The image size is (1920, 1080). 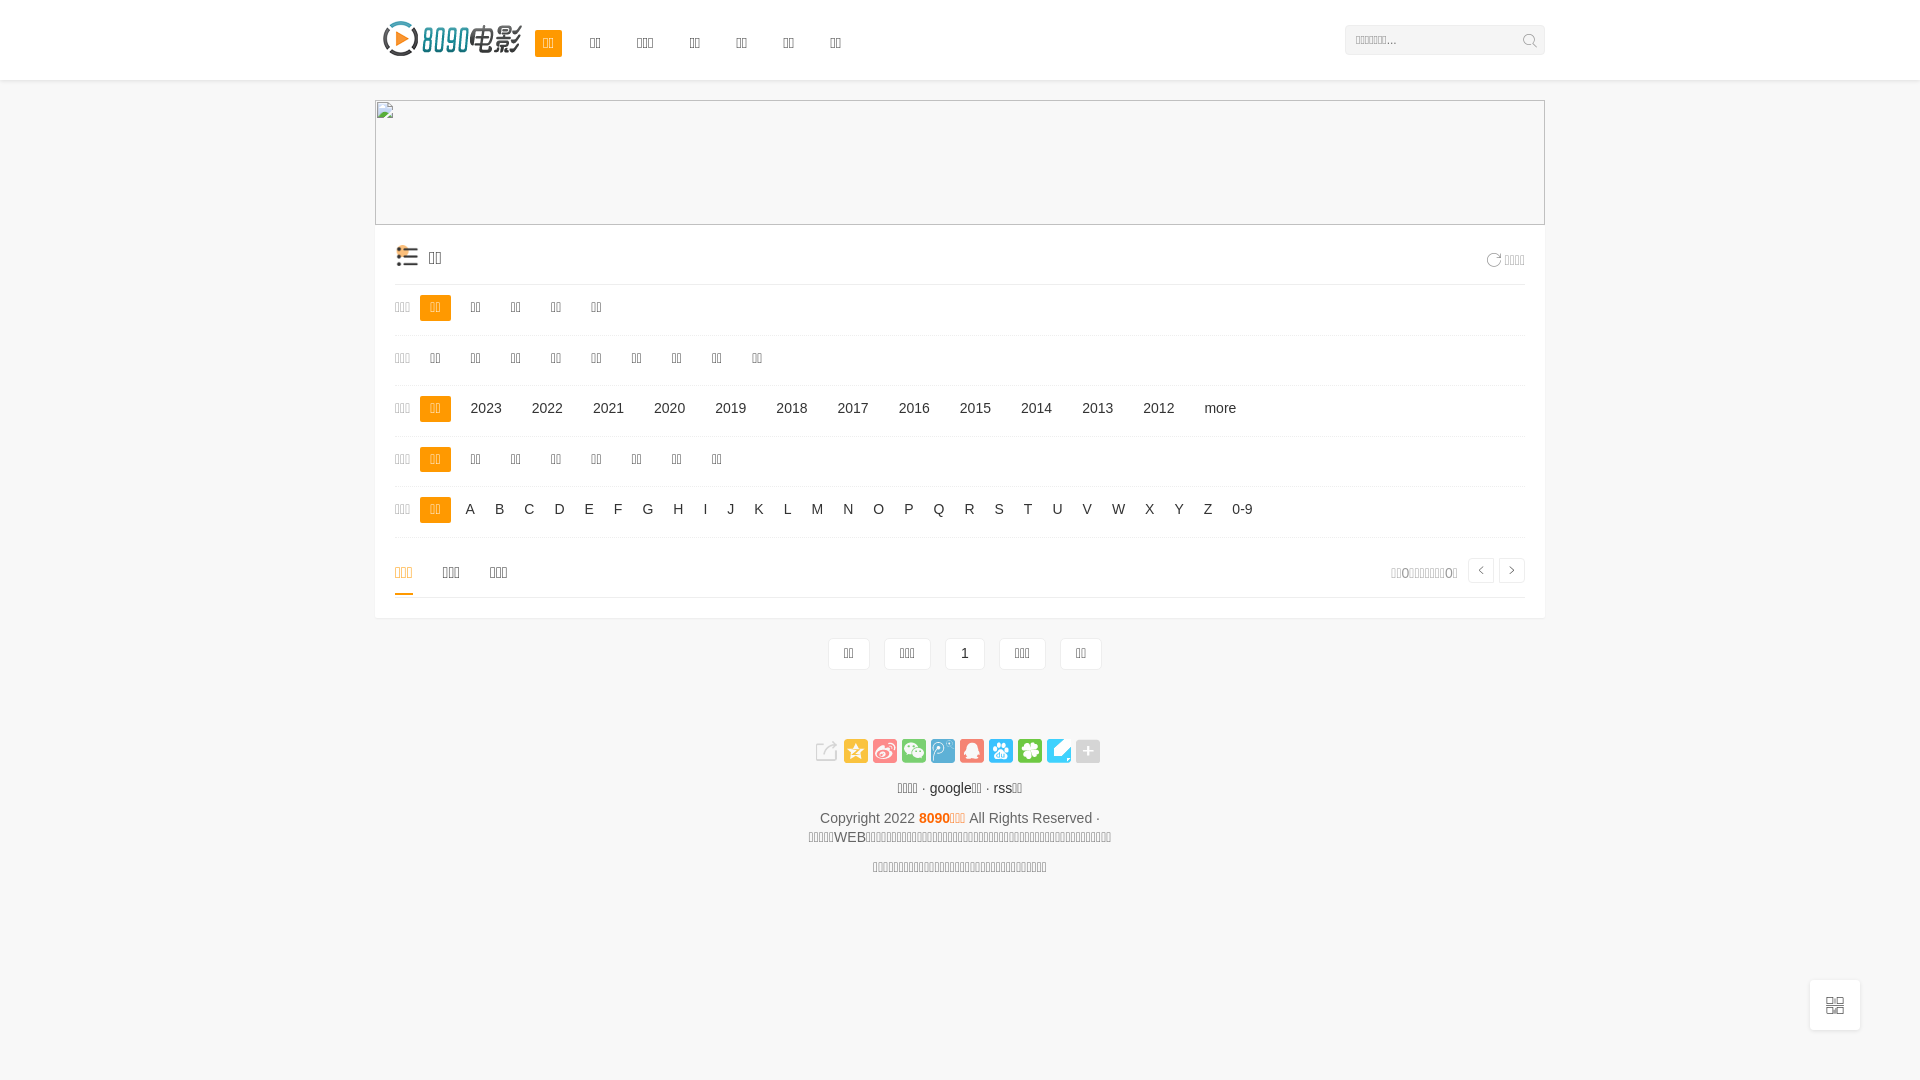 What do you see at coordinates (777, 508) in the screenshot?
I see `'L'` at bounding box center [777, 508].